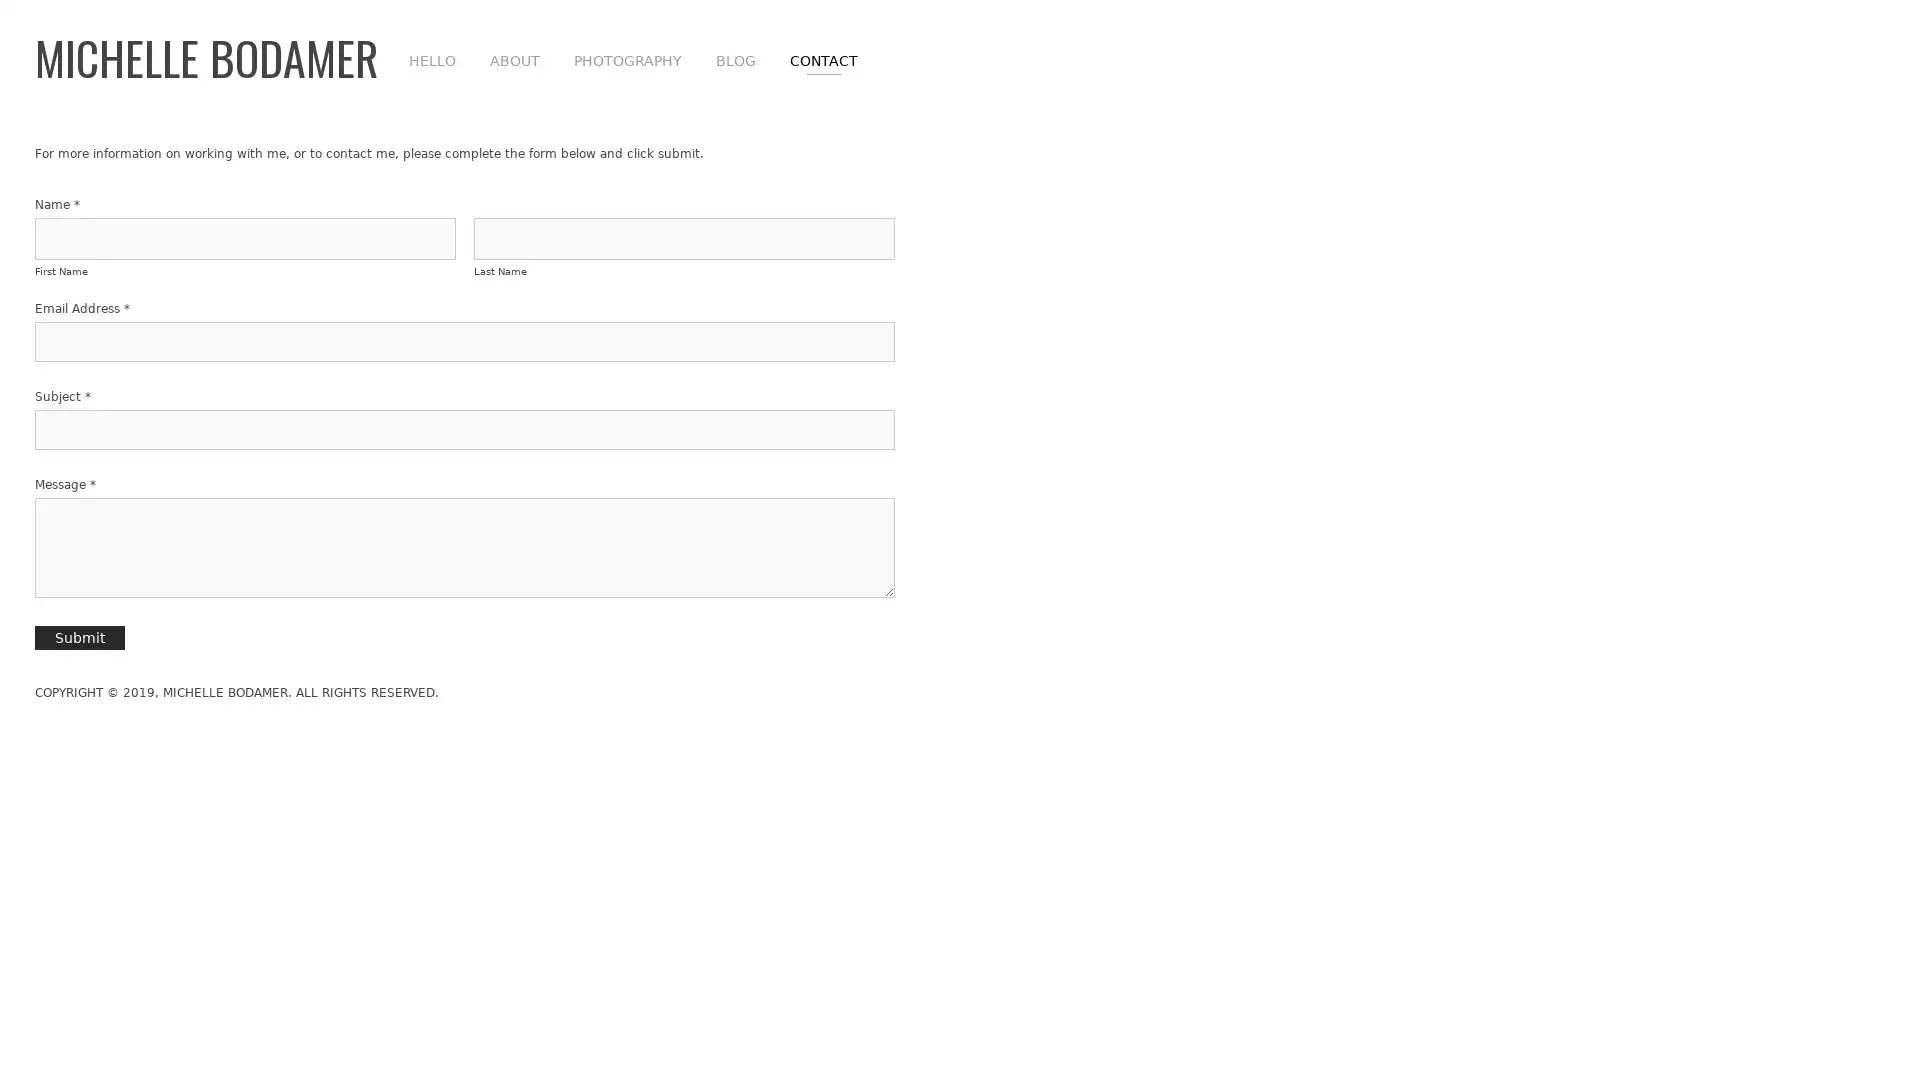 This screenshot has height=1080, width=1920. What do you see at coordinates (80, 637) in the screenshot?
I see `Submit` at bounding box center [80, 637].